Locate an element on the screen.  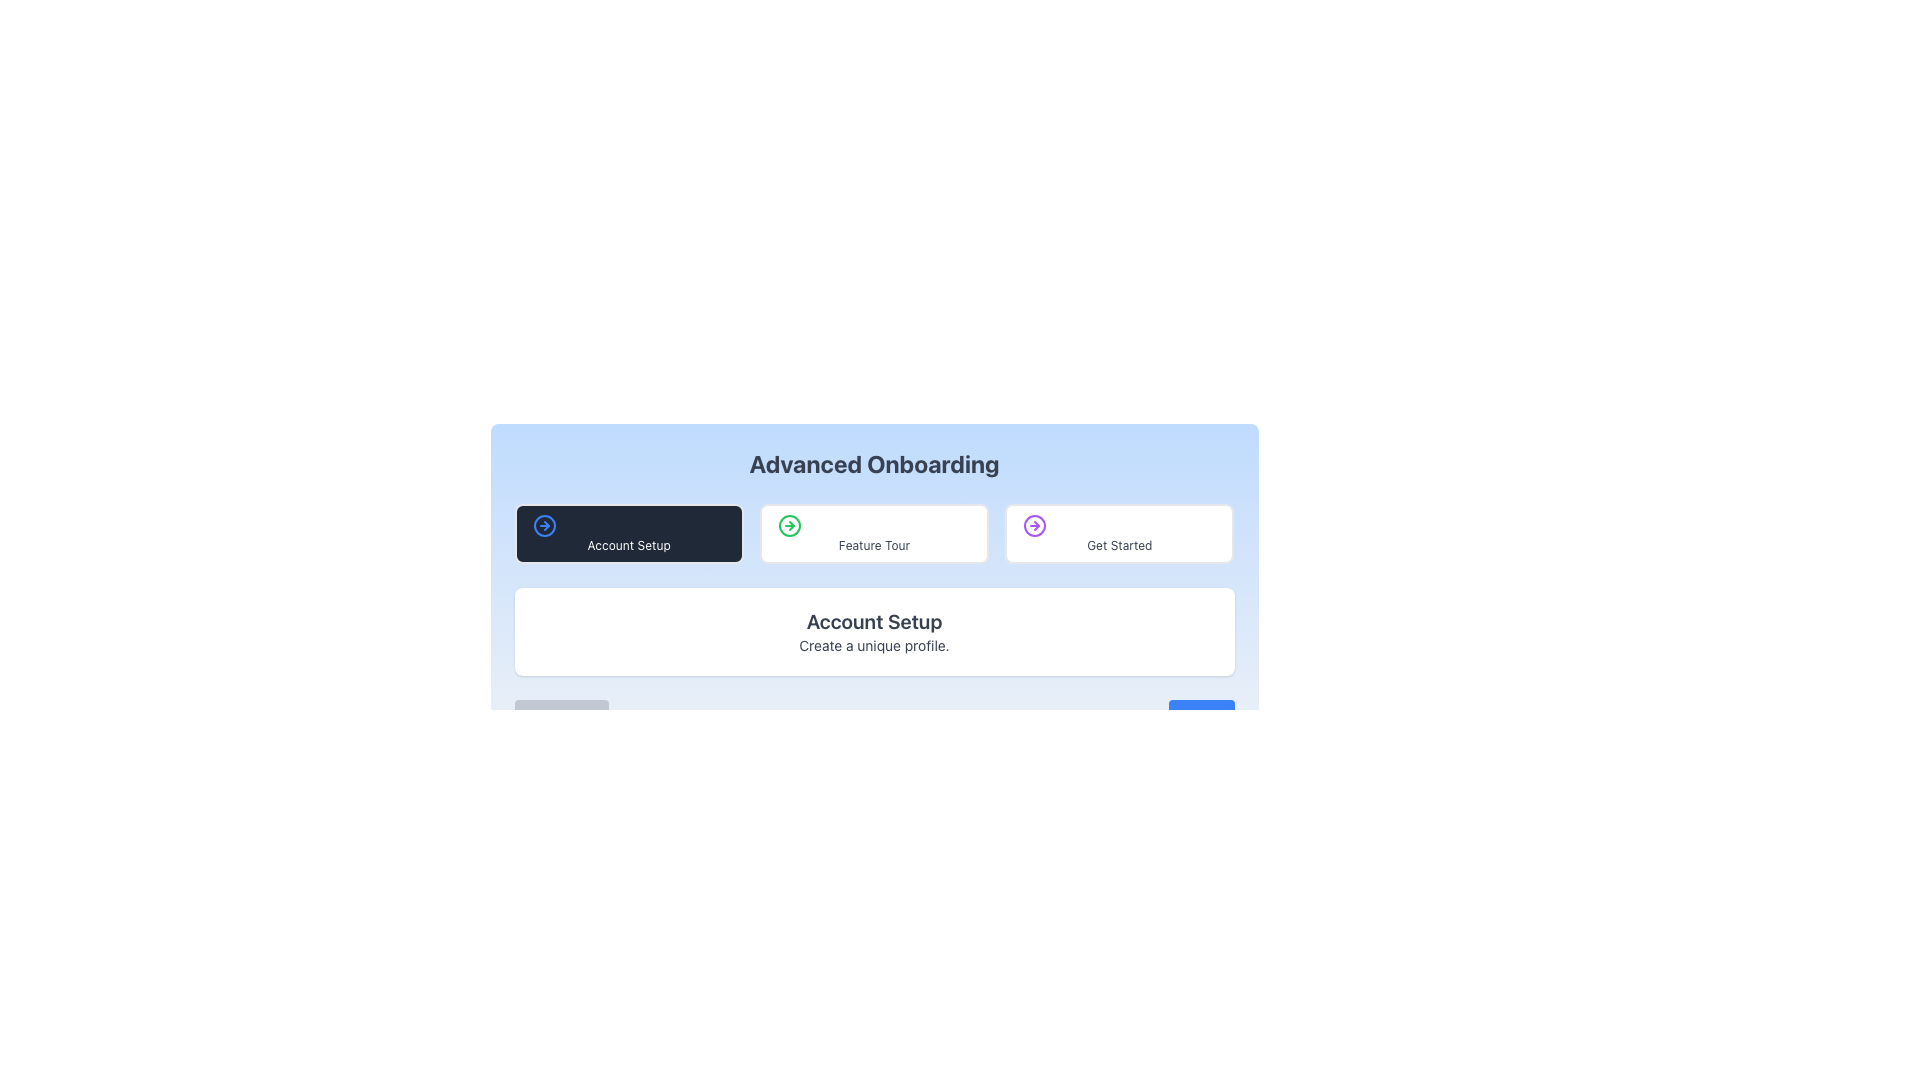
the first button in the horizontal arrangement under 'Advanced Onboarding', which is positioned to the left of 'Feature Tour' and 'Get Started' is located at coordinates (628, 532).